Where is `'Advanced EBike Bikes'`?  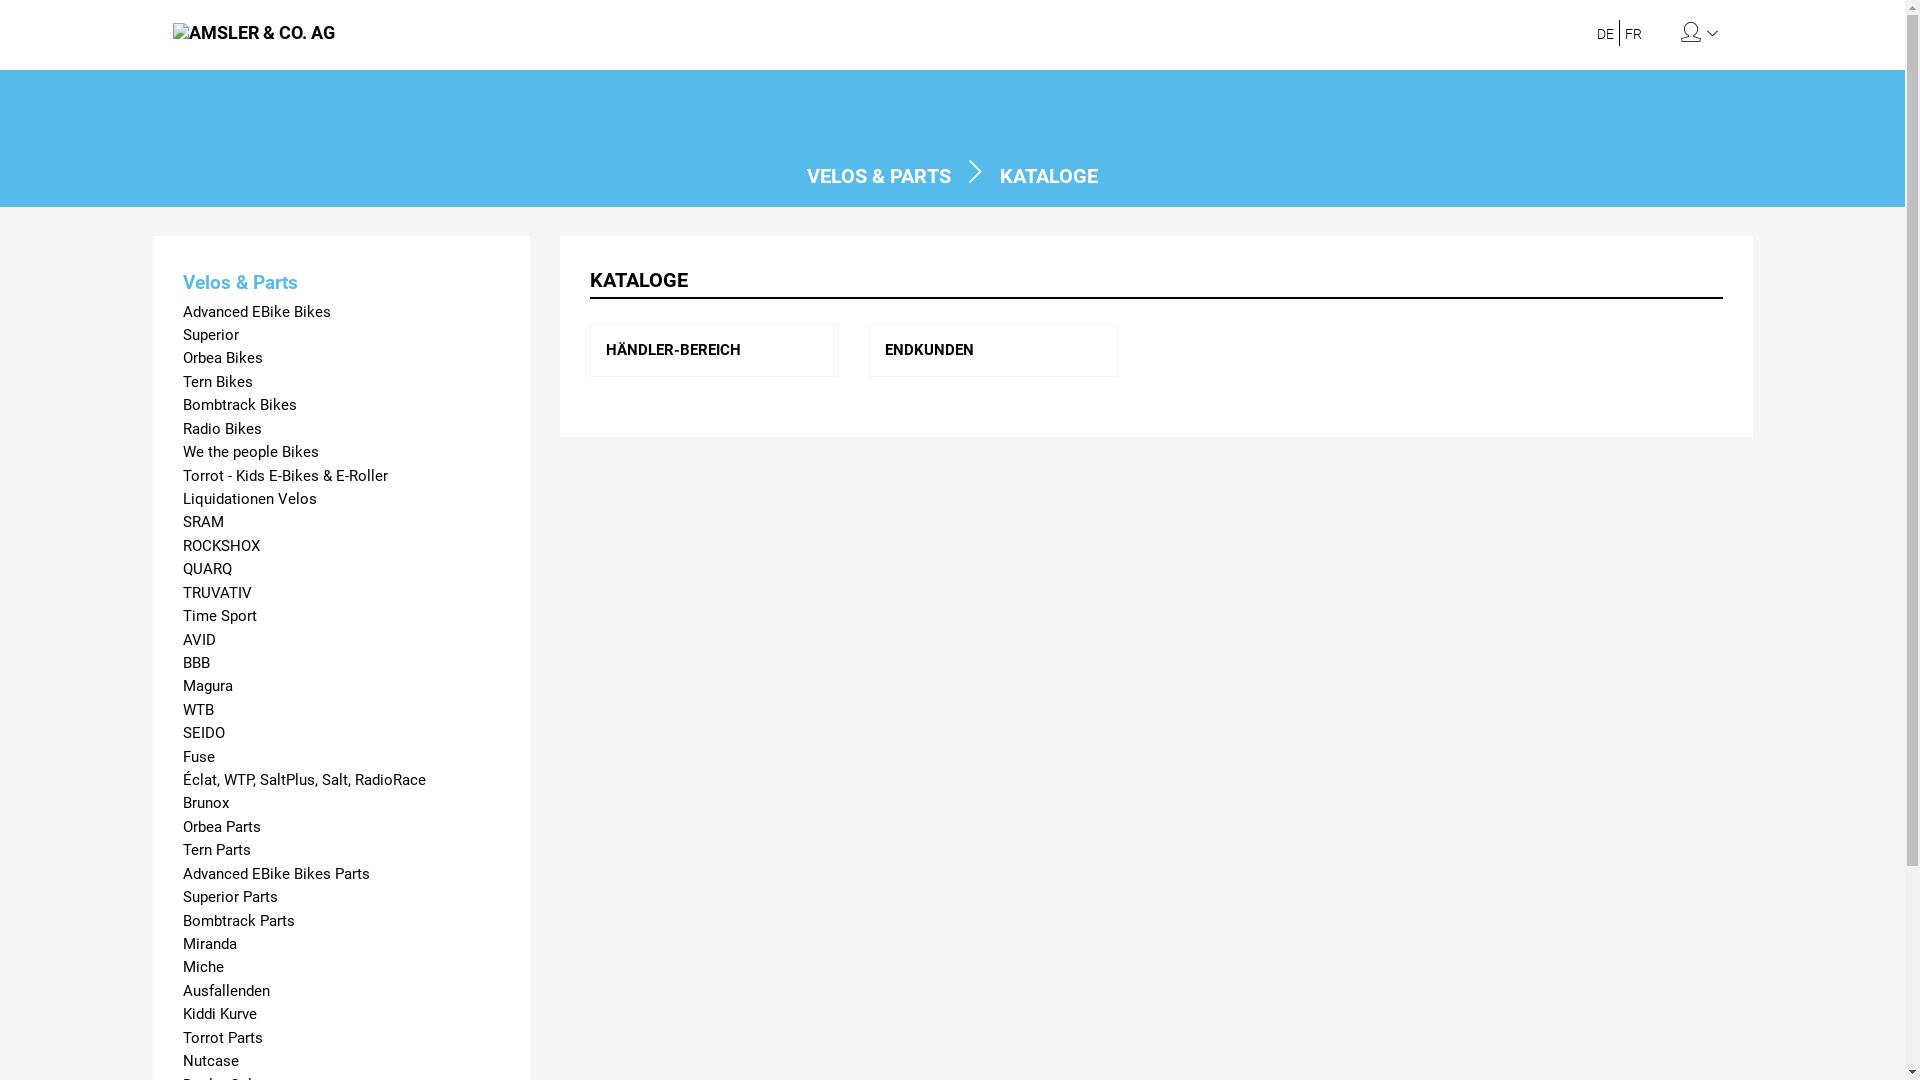 'Advanced EBike Bikes' is located at coordinates (340, 312).